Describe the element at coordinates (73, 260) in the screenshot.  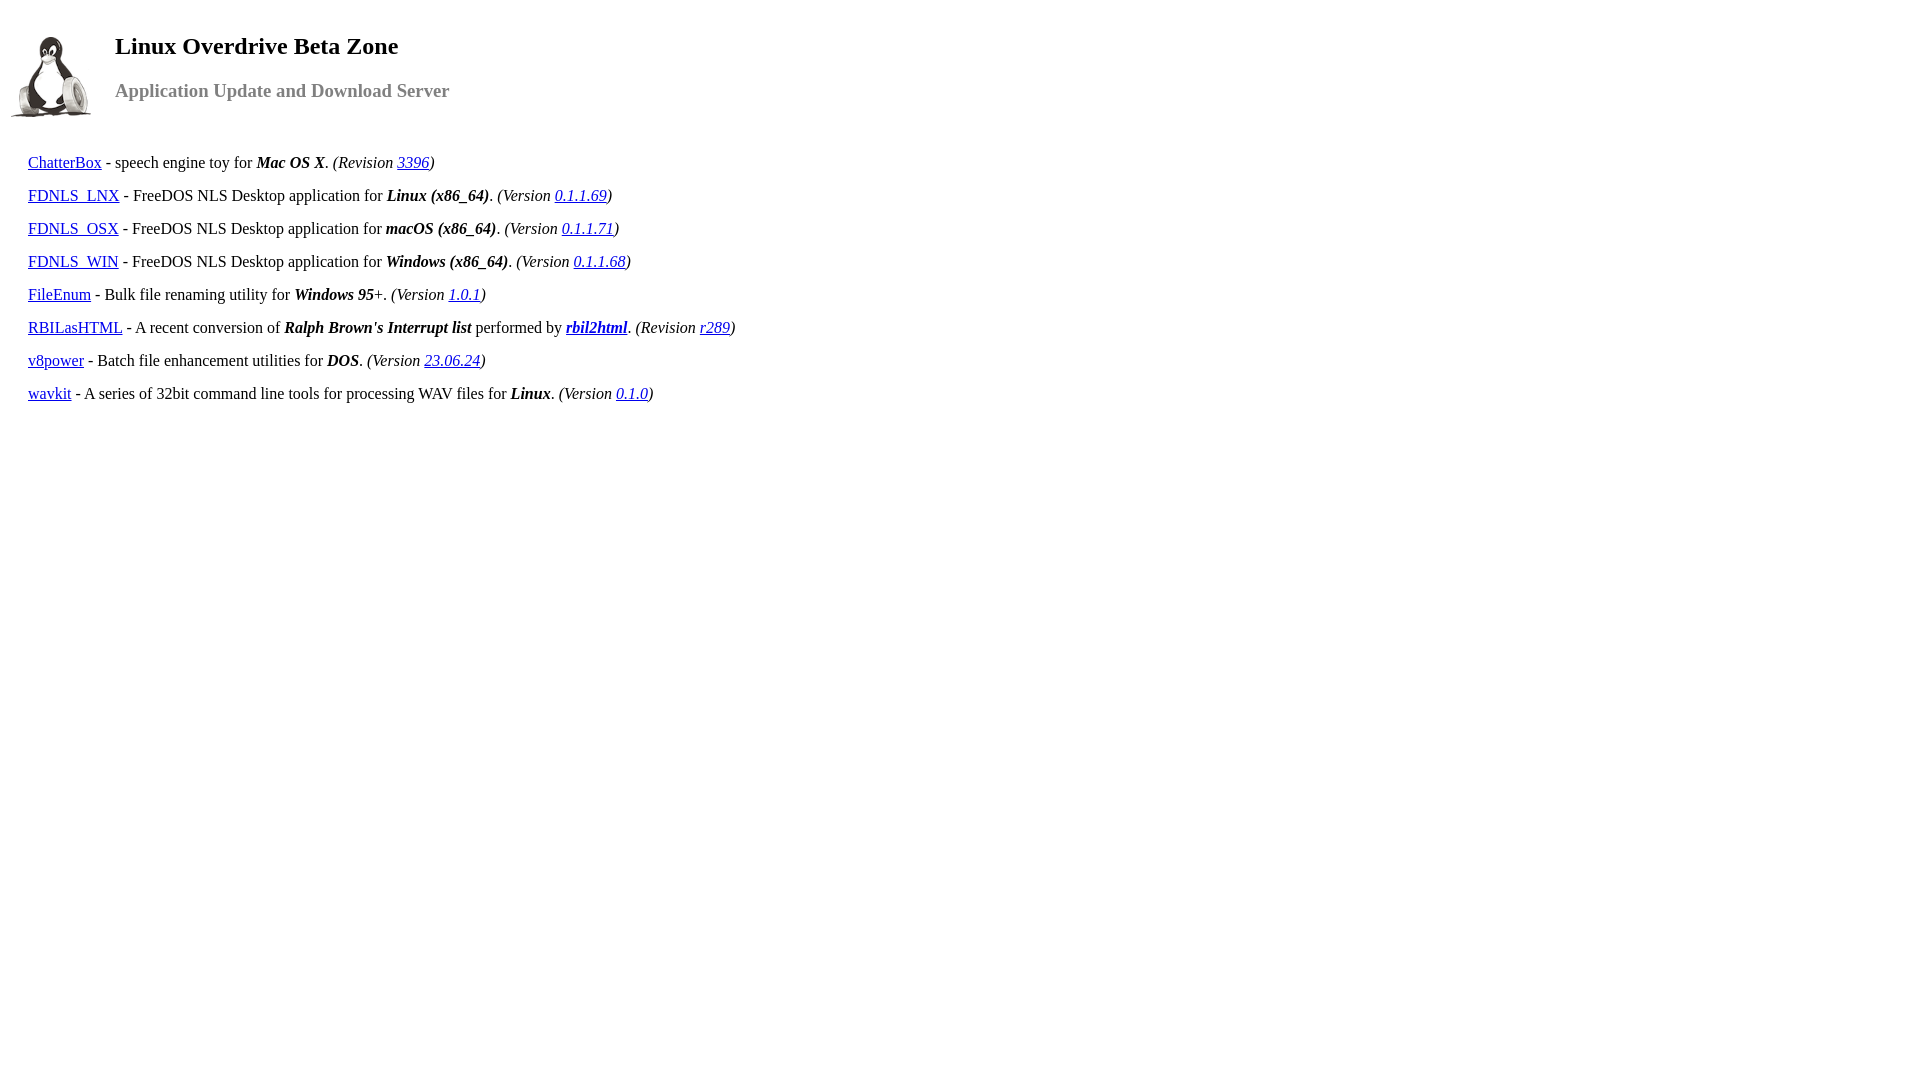
I see `'FDNLS_WIN'` at that location.